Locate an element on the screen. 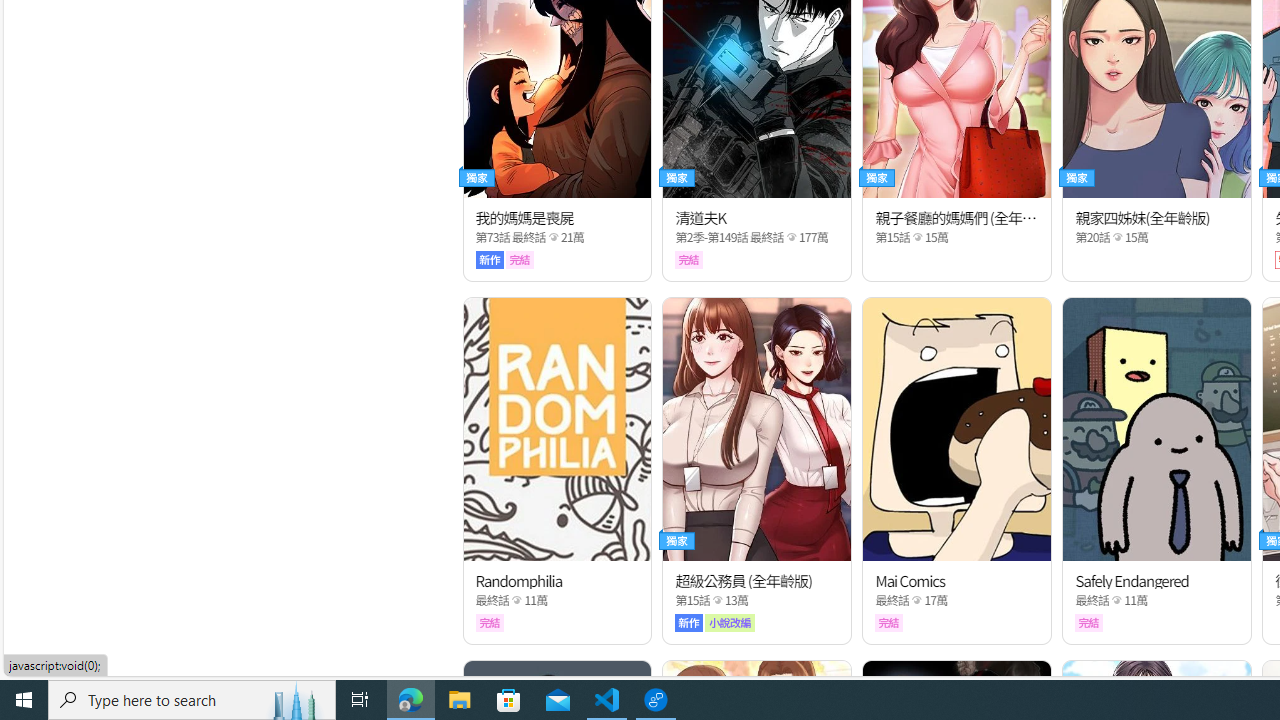 This screenshot has width=1280, height=720. 'Class: thumb_img' is located at coordinates (1157, 427).